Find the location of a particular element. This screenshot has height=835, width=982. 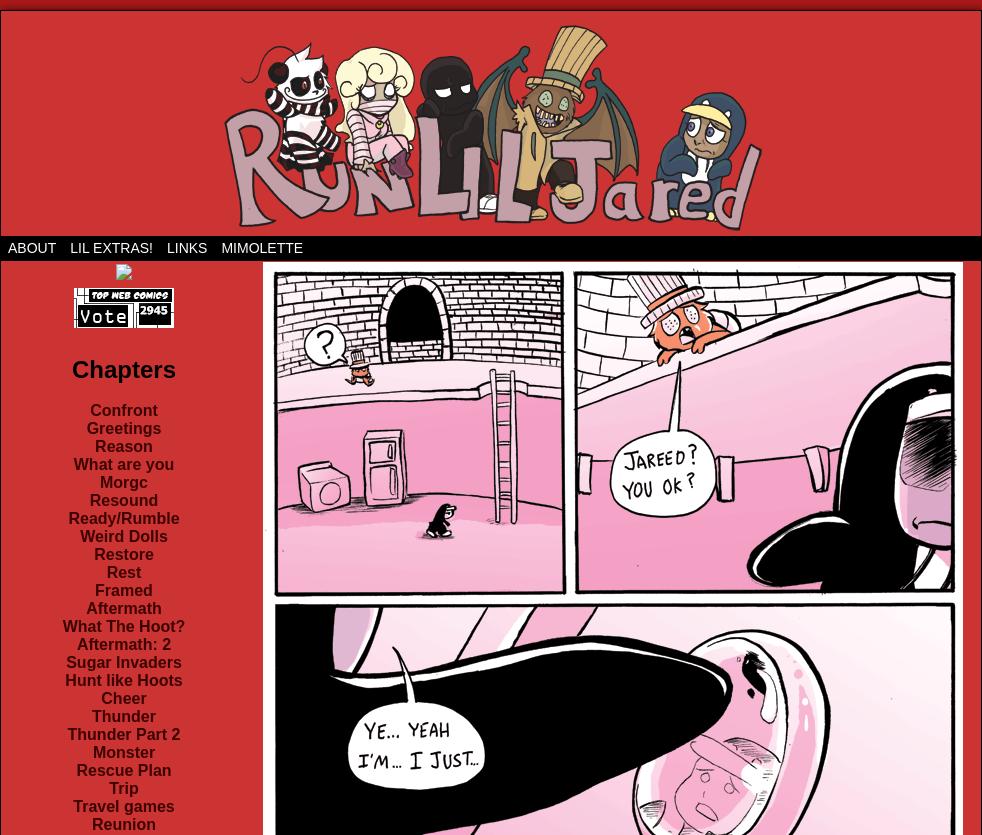

'Aftermath' is located at coordinates (85, 607).